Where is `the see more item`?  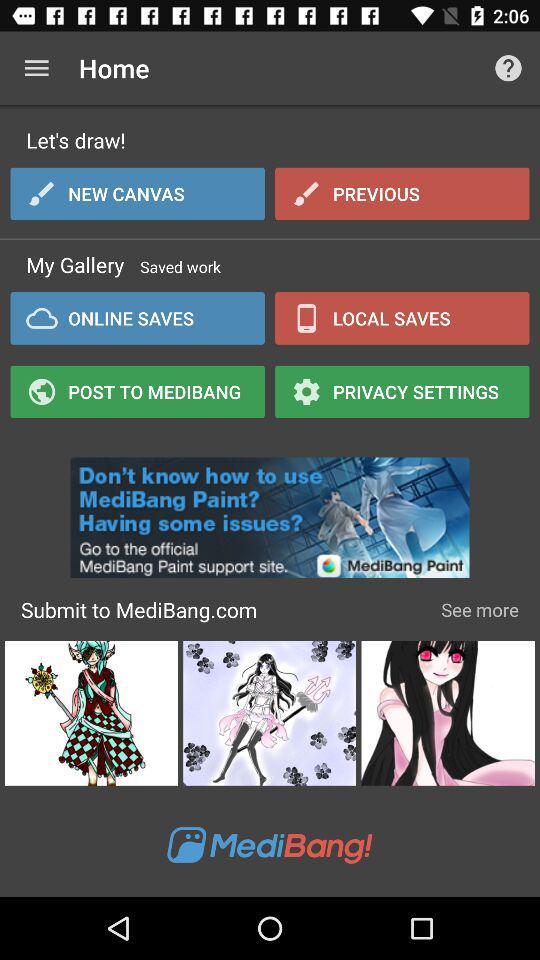 the see more item is located at coordinates (479, 608).